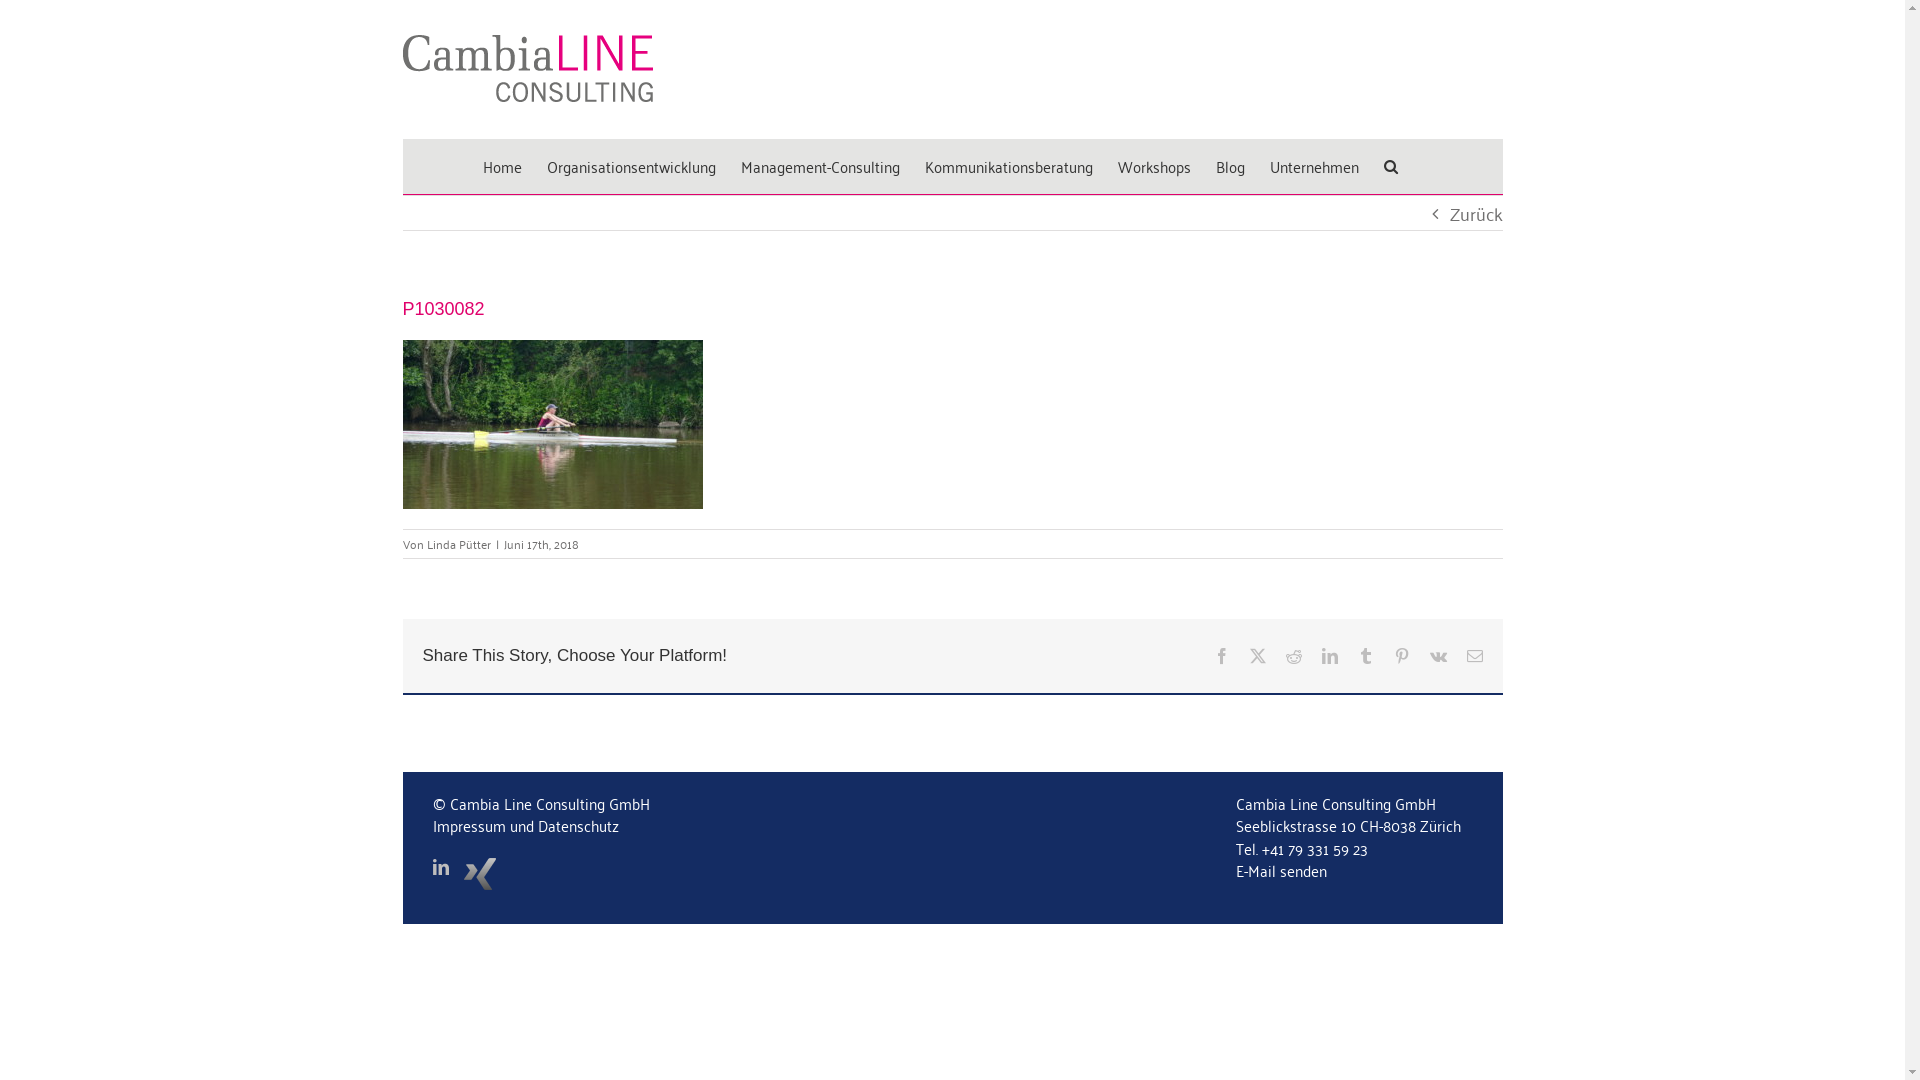 Image resolution: width=1920 pixels, height=1080 pixels. Describe the element at coordinates (501, 165) in the screenshot. I see `'Home'` at that location.